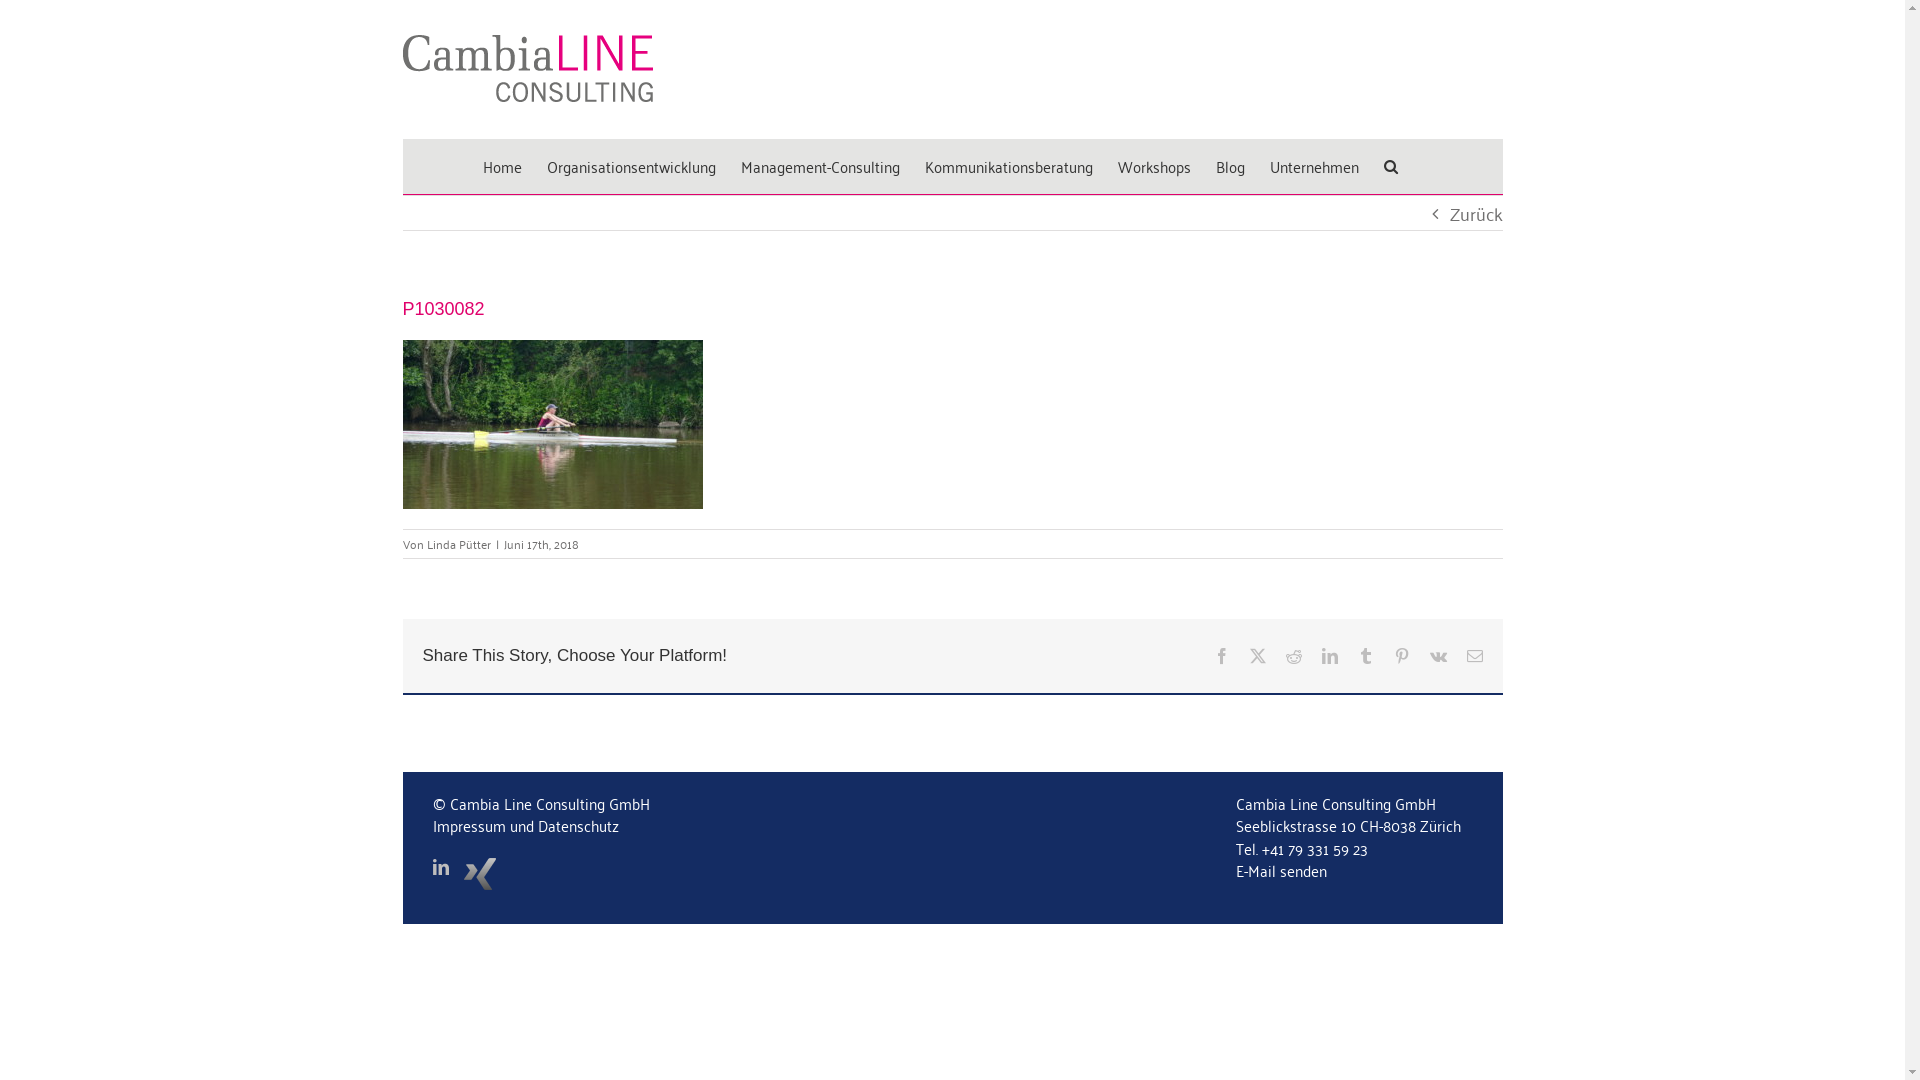 Image resolution: width=1920 pixels, height=1080 pixels. Describe the element at coordinates (501, 165) in the screenshot. I see `'Home'` at that location.